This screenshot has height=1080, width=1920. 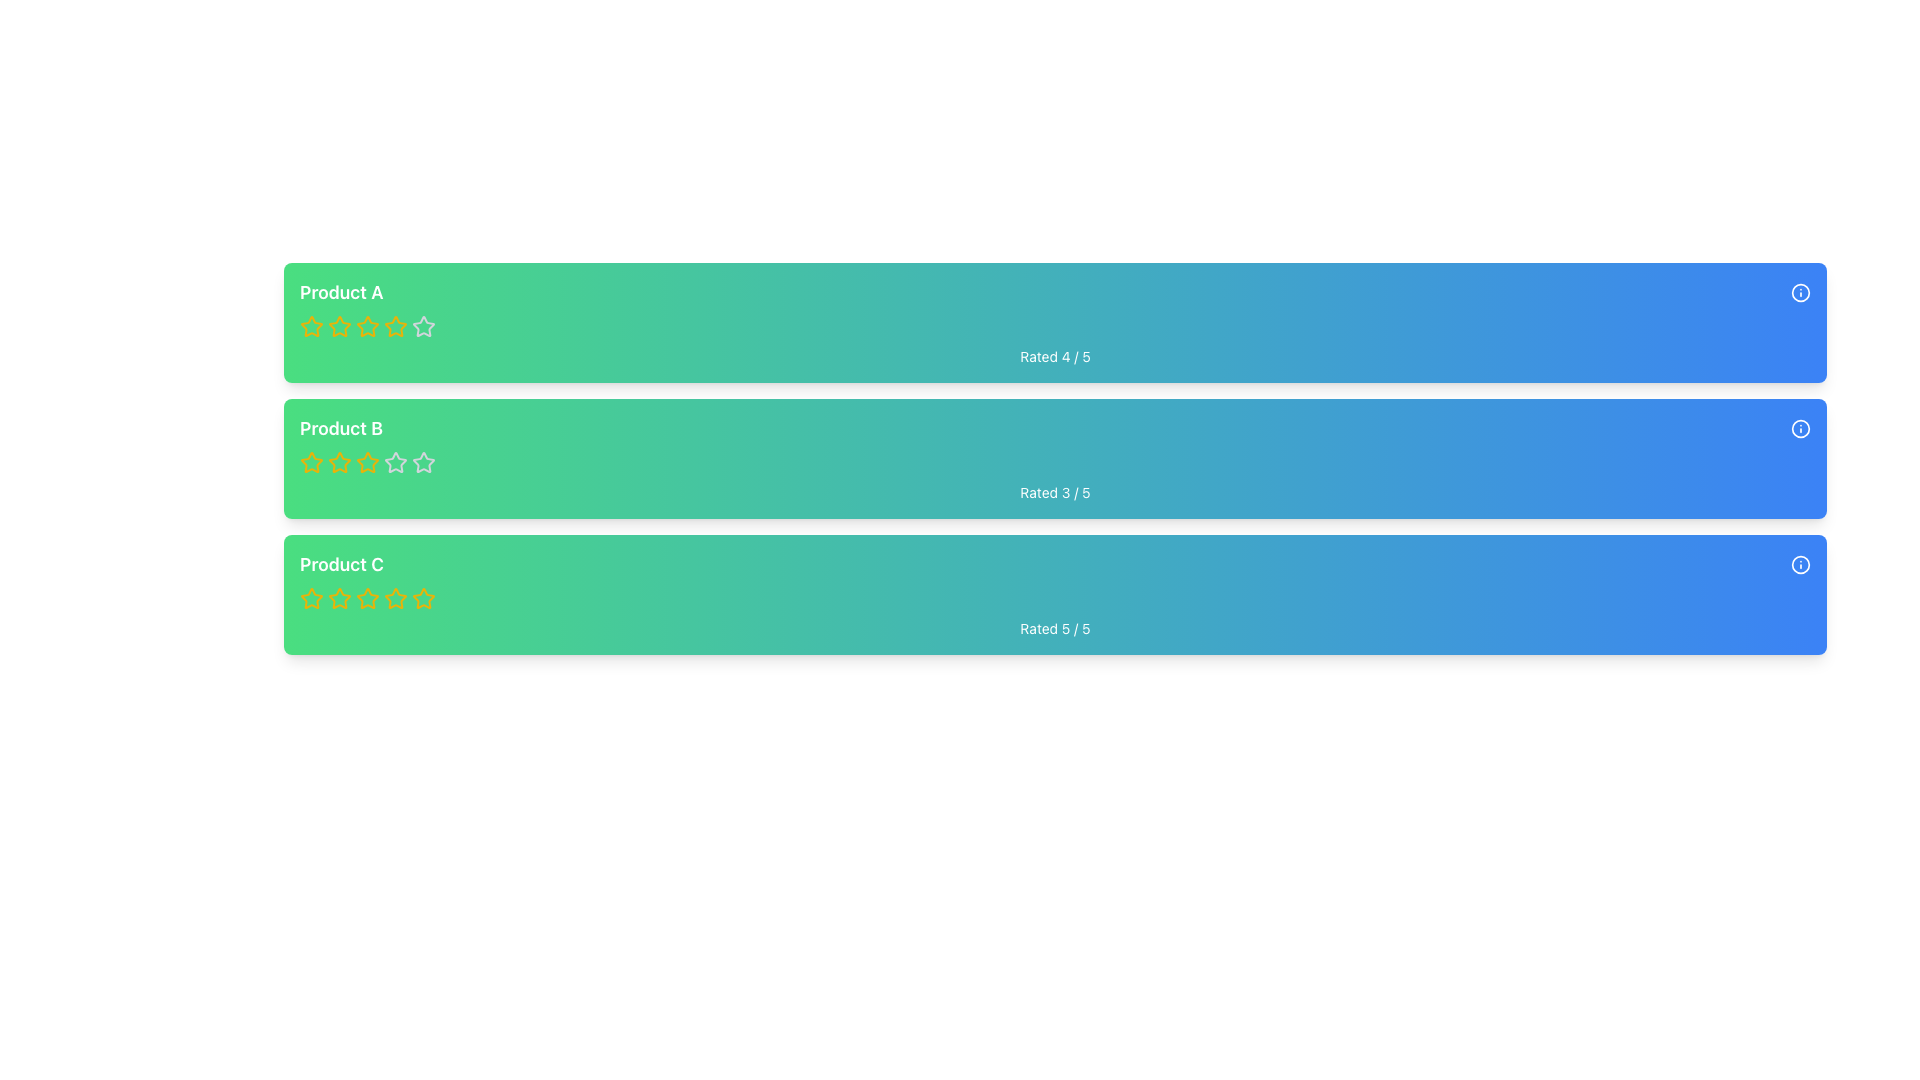 What do you see at coordinates (311, 597) in the screenshot?
I see `first star icon in the rating section of Product C, which has a yellow outline and translucent green fill, for visual feedback` at bounding box center [311, 597].